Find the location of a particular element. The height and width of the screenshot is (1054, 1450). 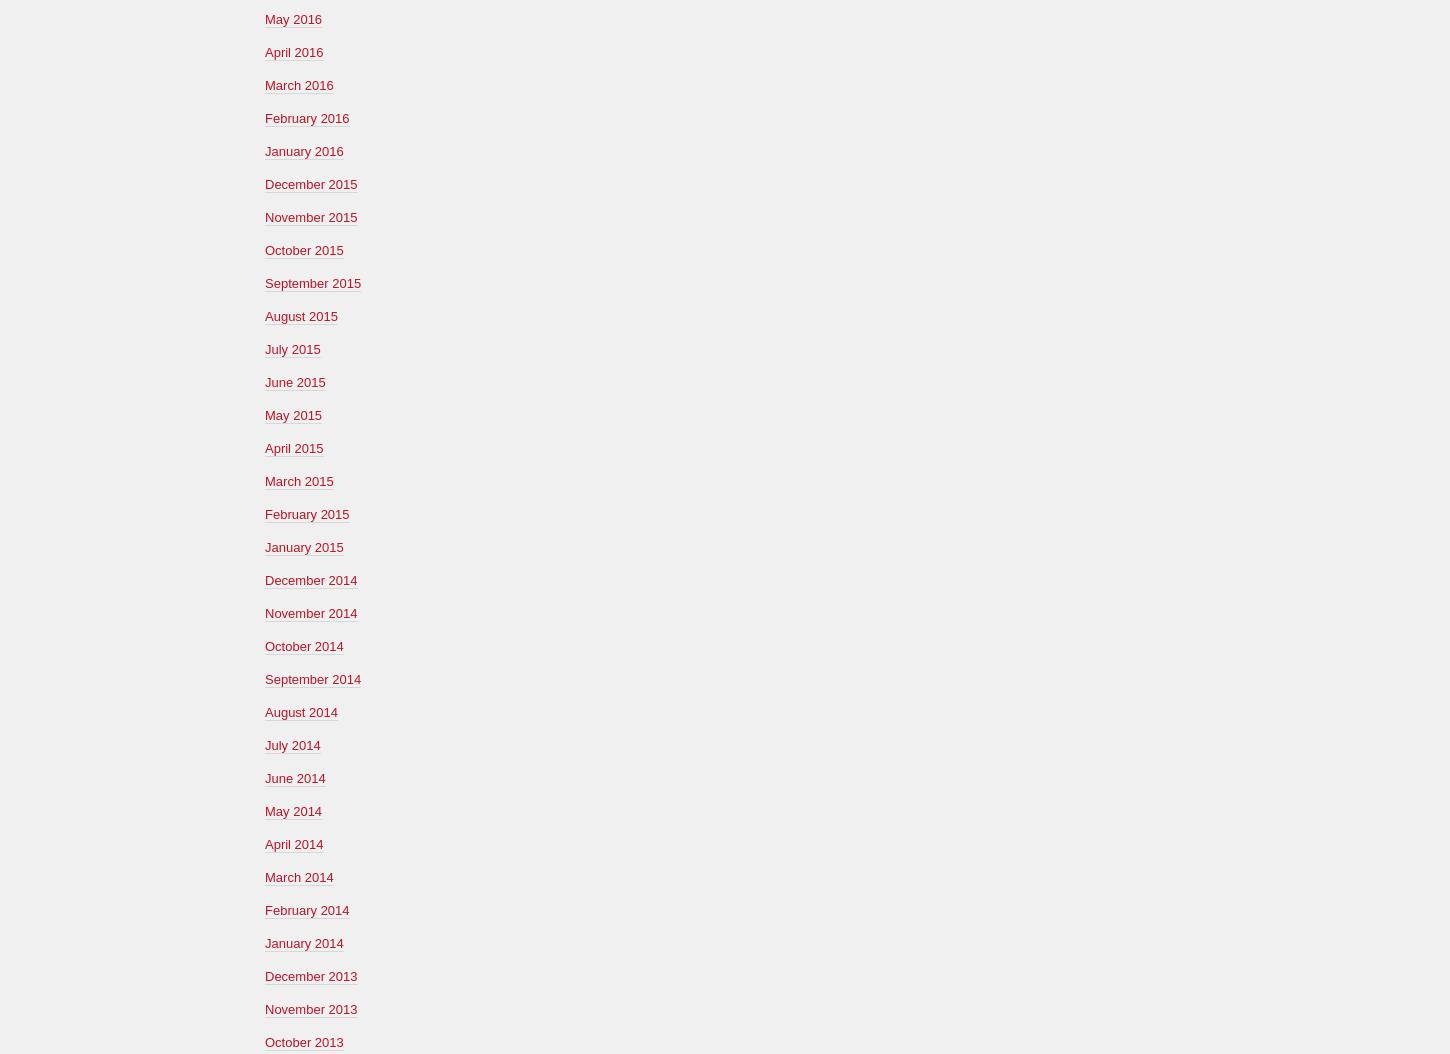

'October 2013' is located at coordinates (304, 1040).